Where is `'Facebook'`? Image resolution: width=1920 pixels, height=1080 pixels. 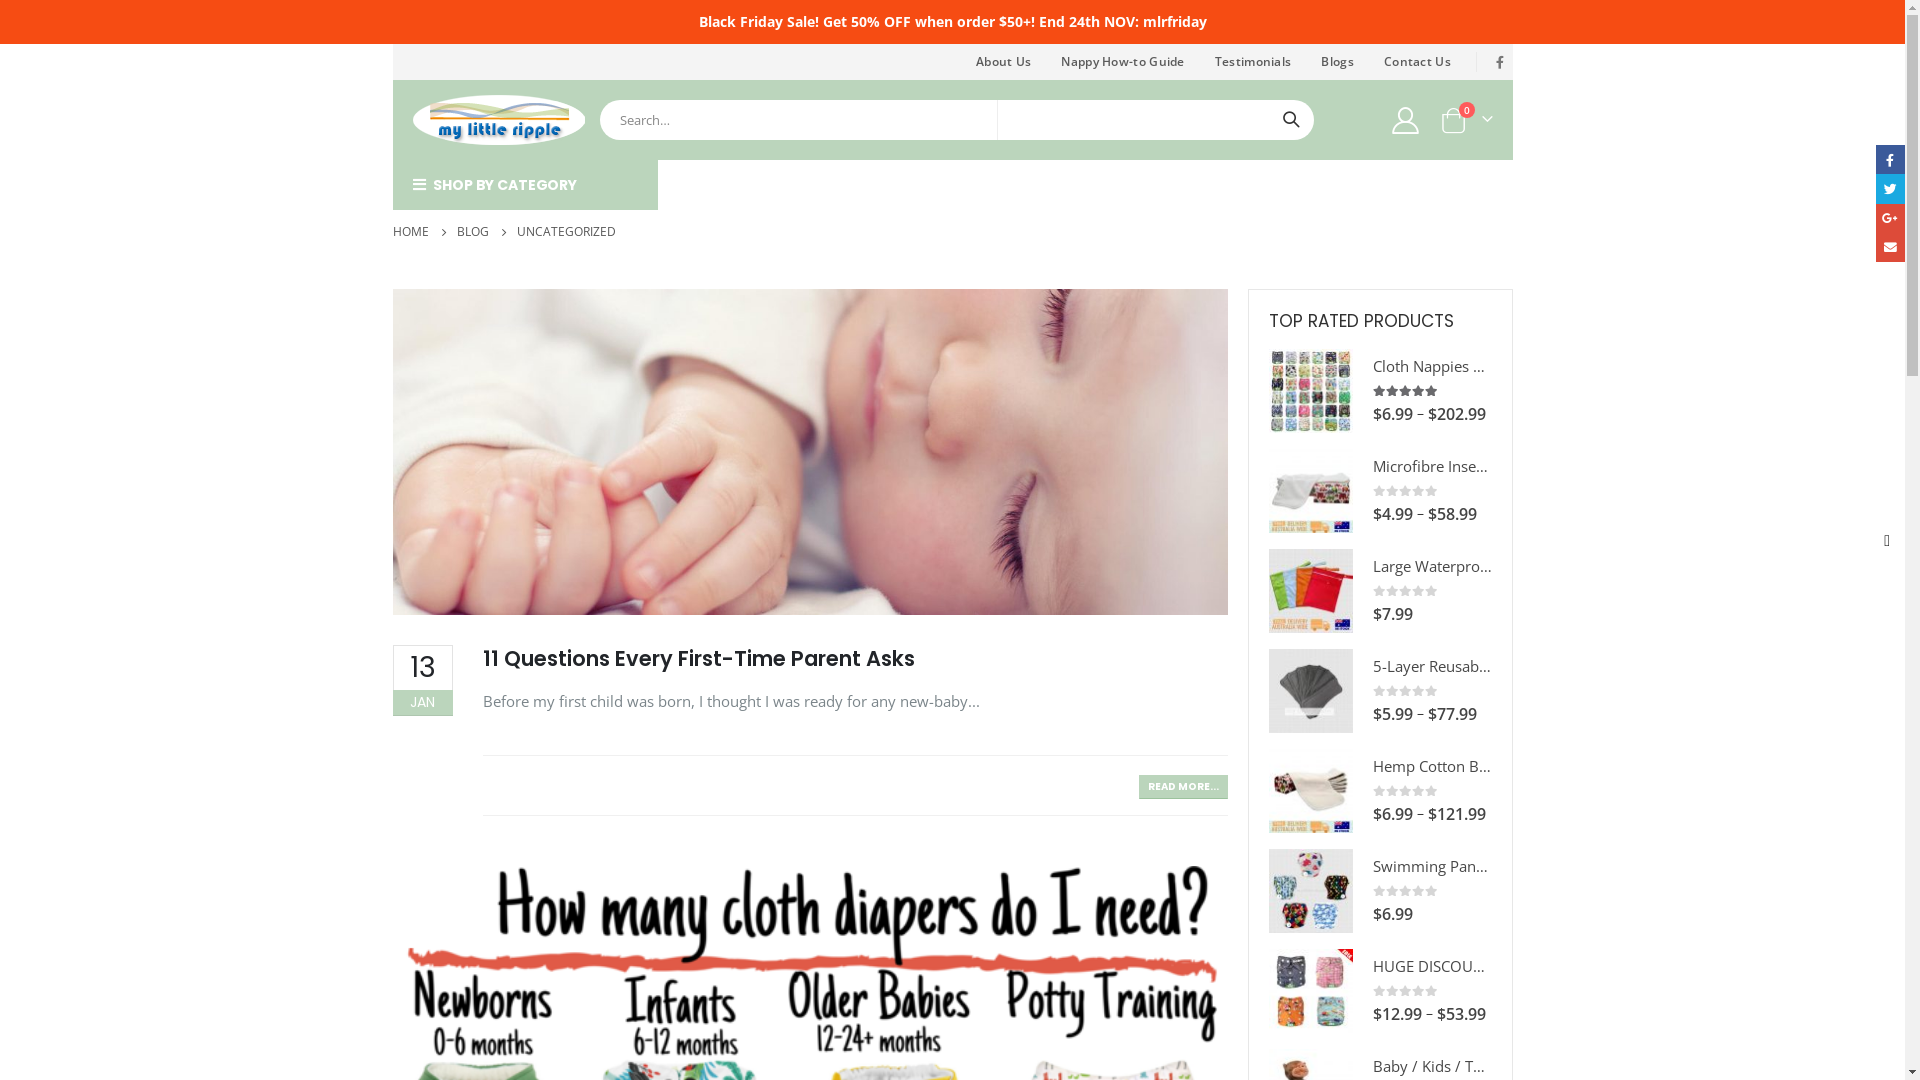 'Facebook' is located at coordinates (1487, 60).